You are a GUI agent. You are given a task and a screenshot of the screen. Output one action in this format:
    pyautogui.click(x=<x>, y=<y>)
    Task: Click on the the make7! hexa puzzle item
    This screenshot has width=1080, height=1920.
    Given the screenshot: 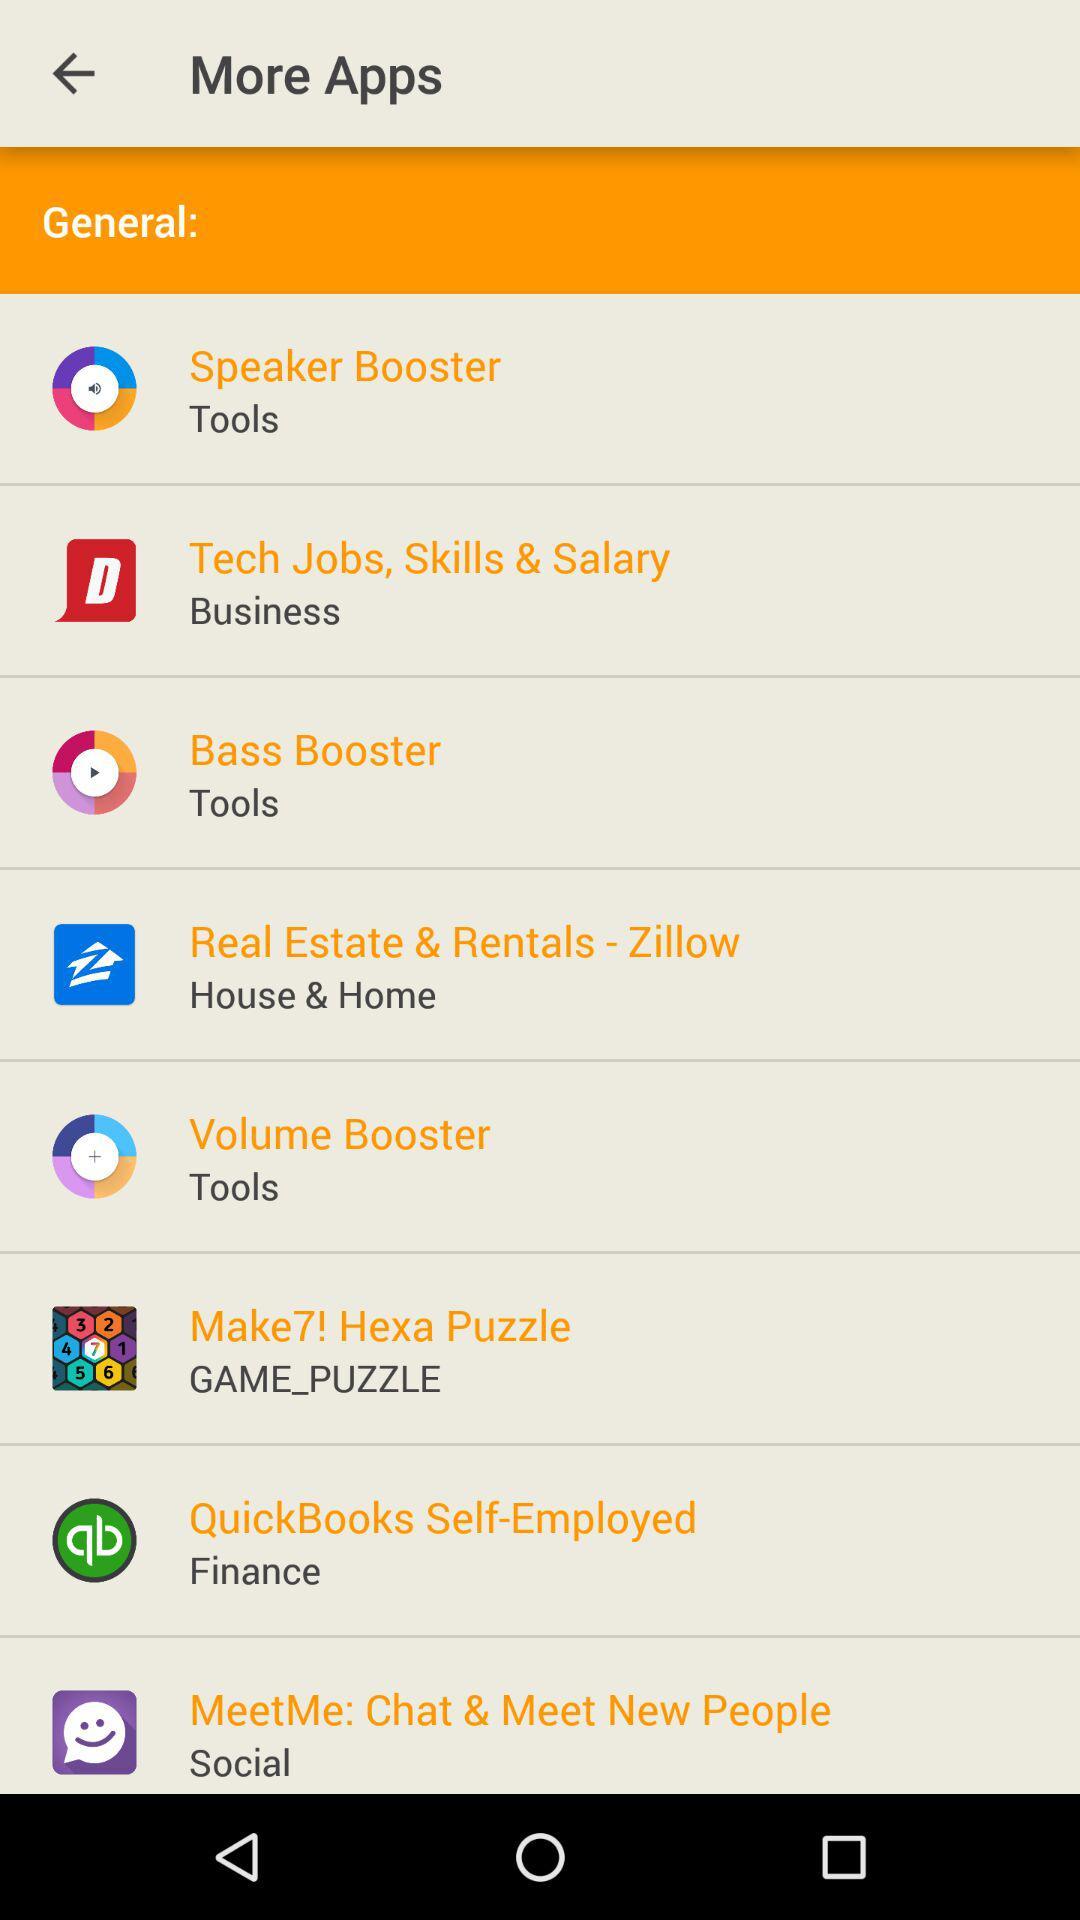 What is the action you would take?
    pyautogui.click(x=380, y=1324)
    